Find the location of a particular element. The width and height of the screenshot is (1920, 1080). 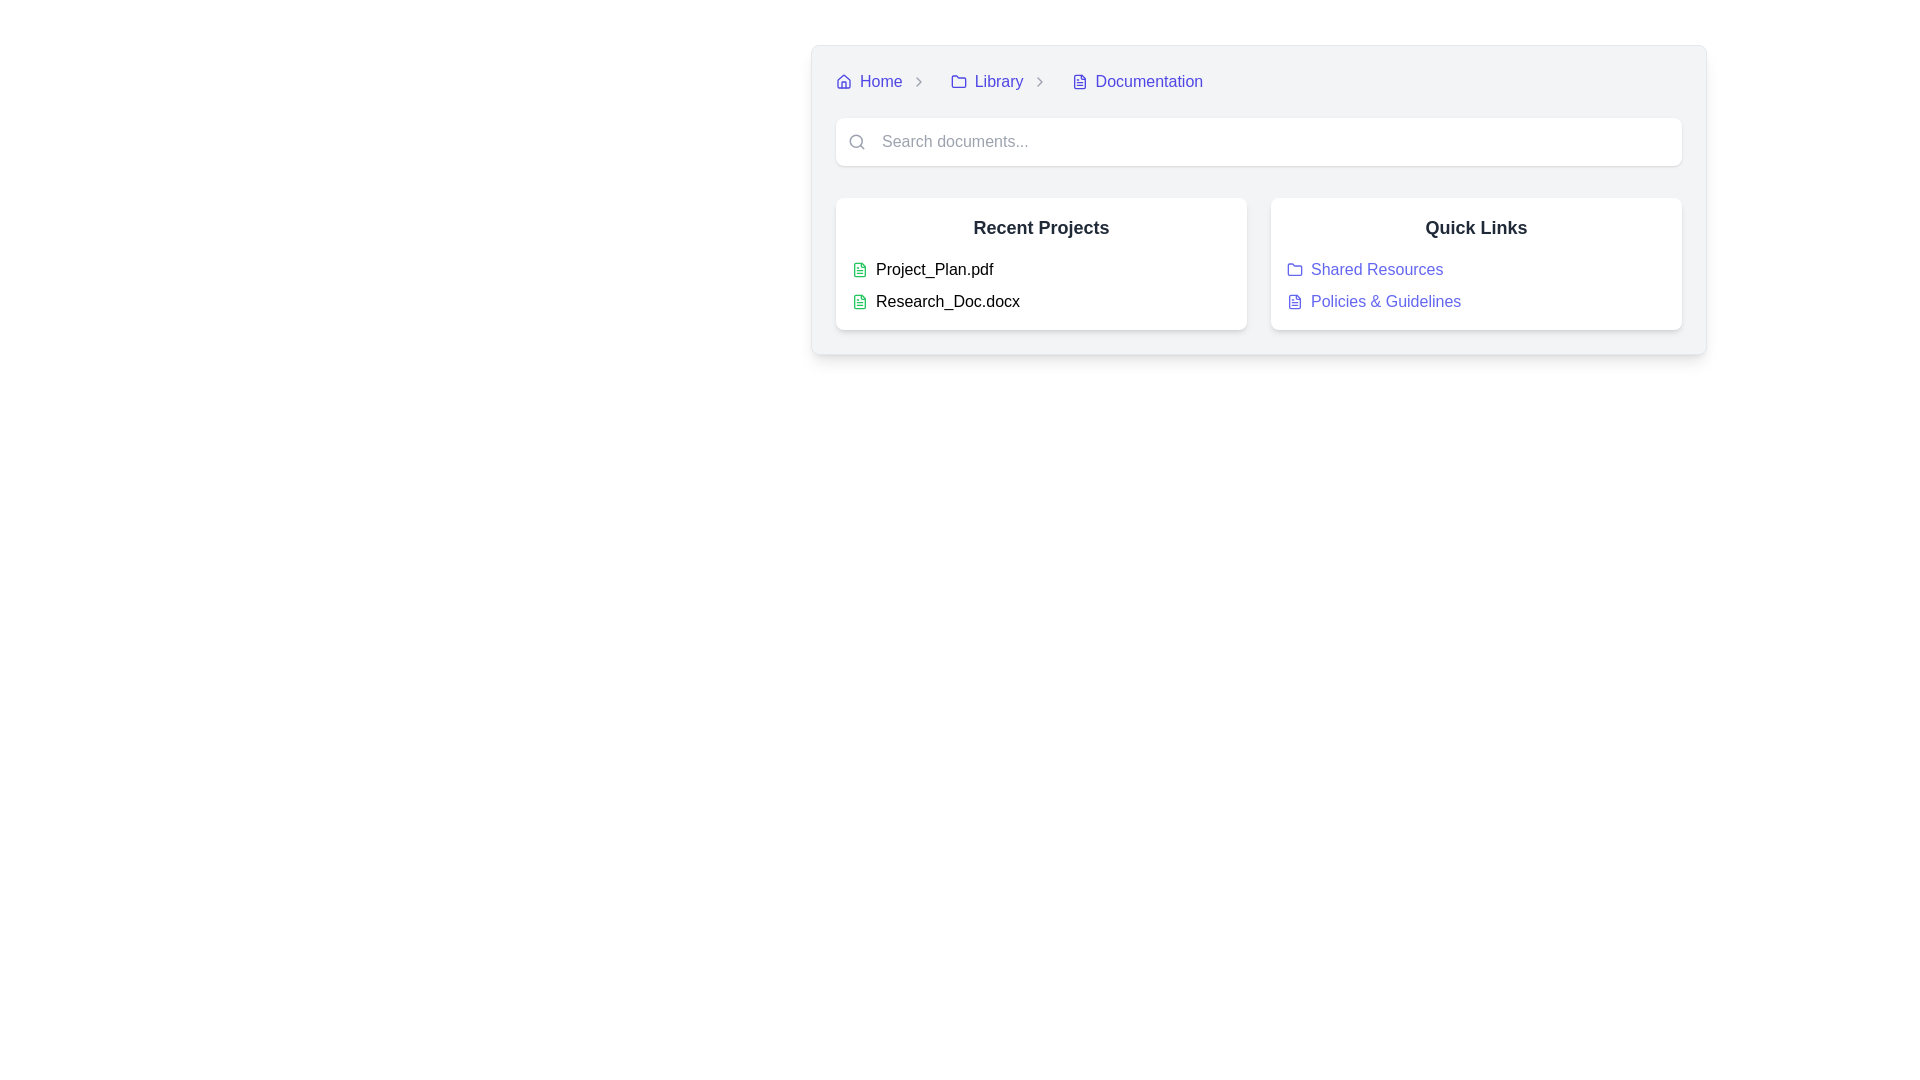

the document icon represented by a blue file symbol, located to the left of the 'Documentation' text in the navigation breadcrumb bar is located at coordinates (1078, 80).